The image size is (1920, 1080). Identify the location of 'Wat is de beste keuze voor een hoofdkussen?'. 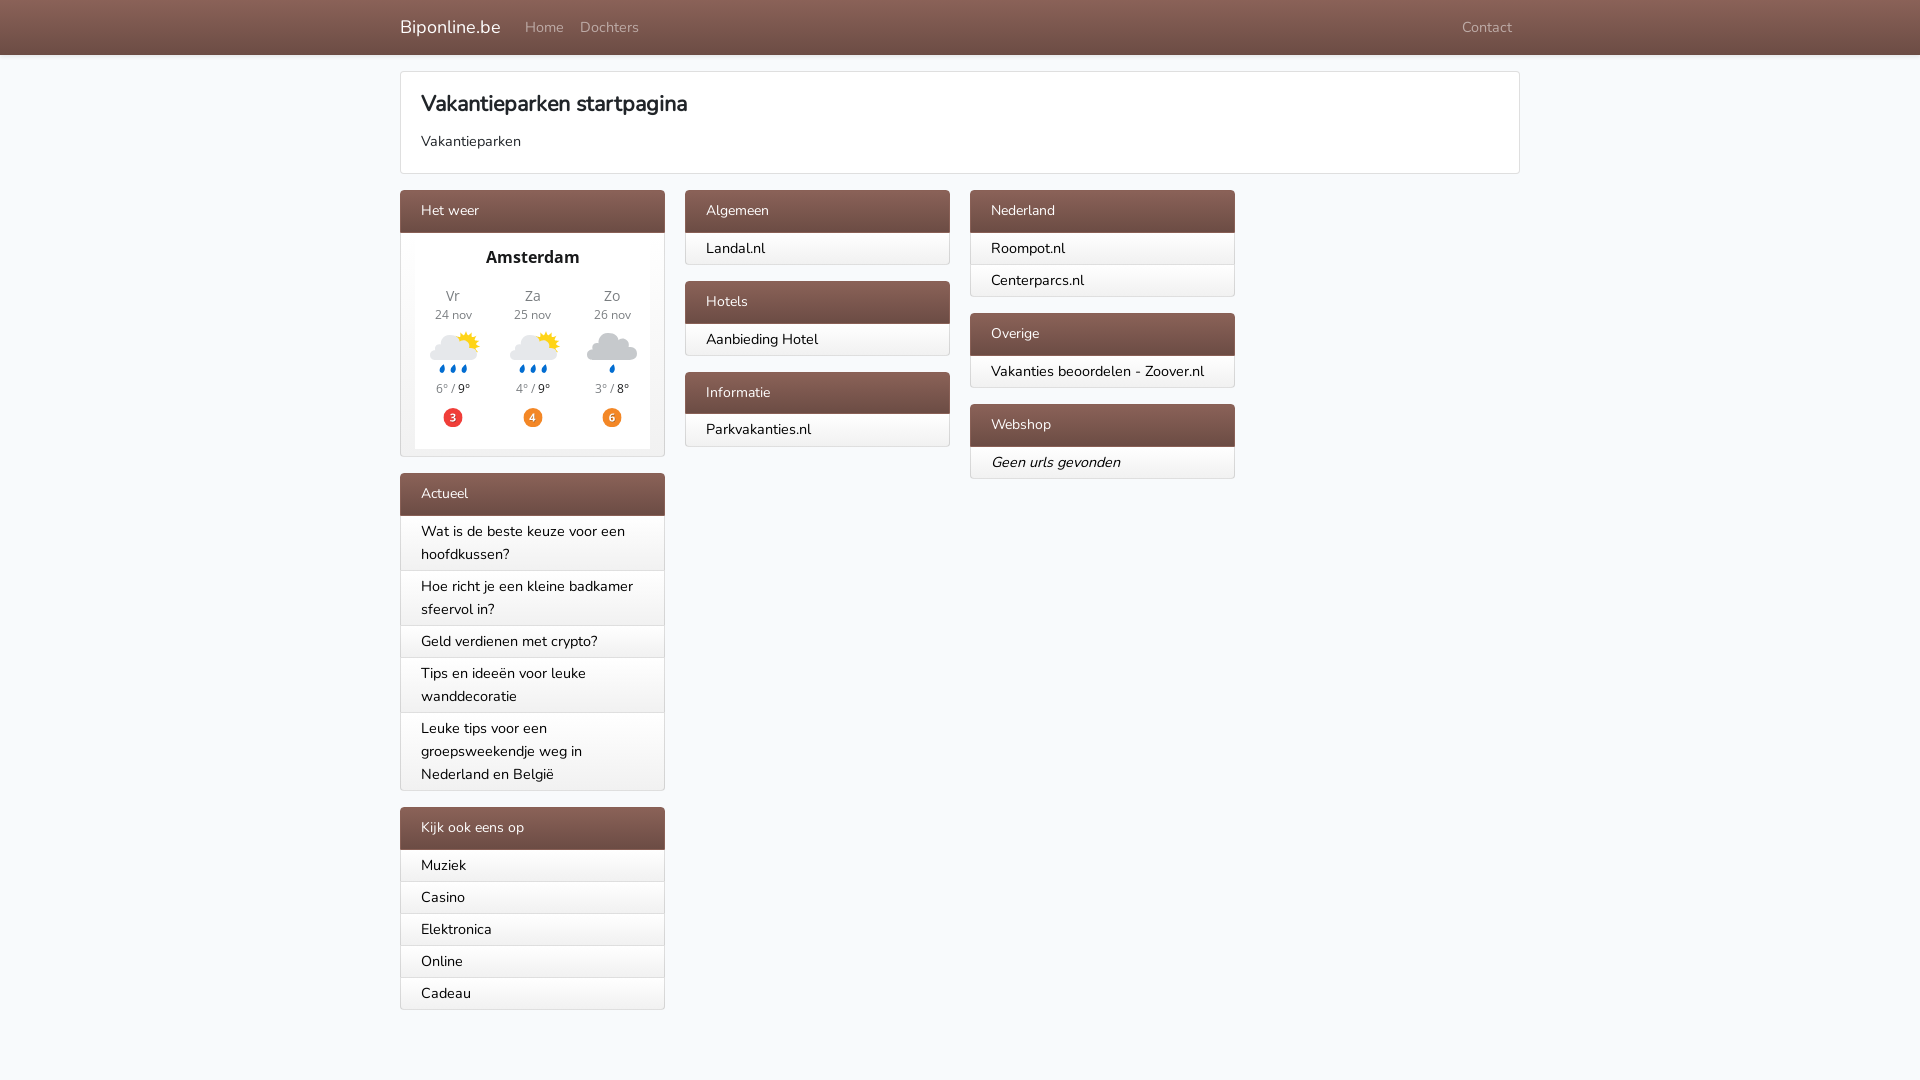
(399, 543).